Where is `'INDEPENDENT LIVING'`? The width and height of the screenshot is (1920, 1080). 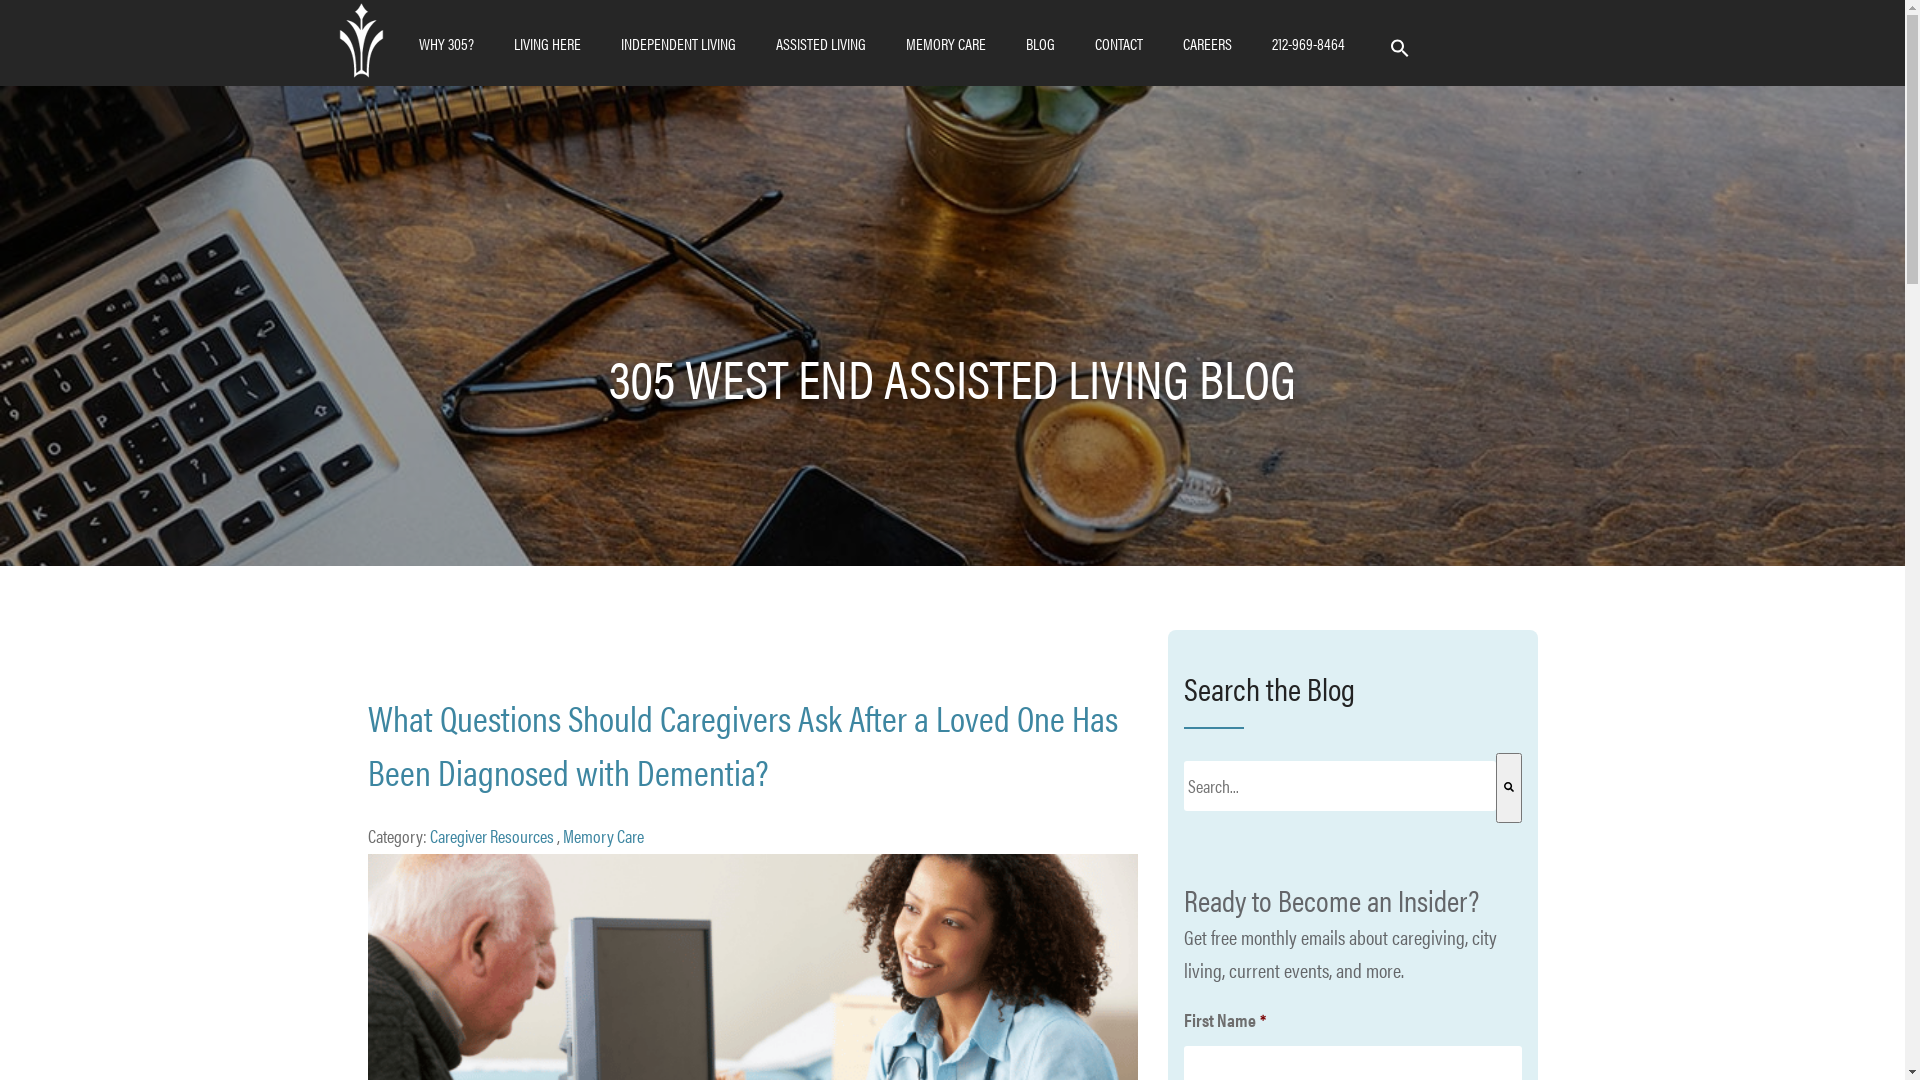 'INDEPENDENT LIVING' is located at coordinates (599, 43).